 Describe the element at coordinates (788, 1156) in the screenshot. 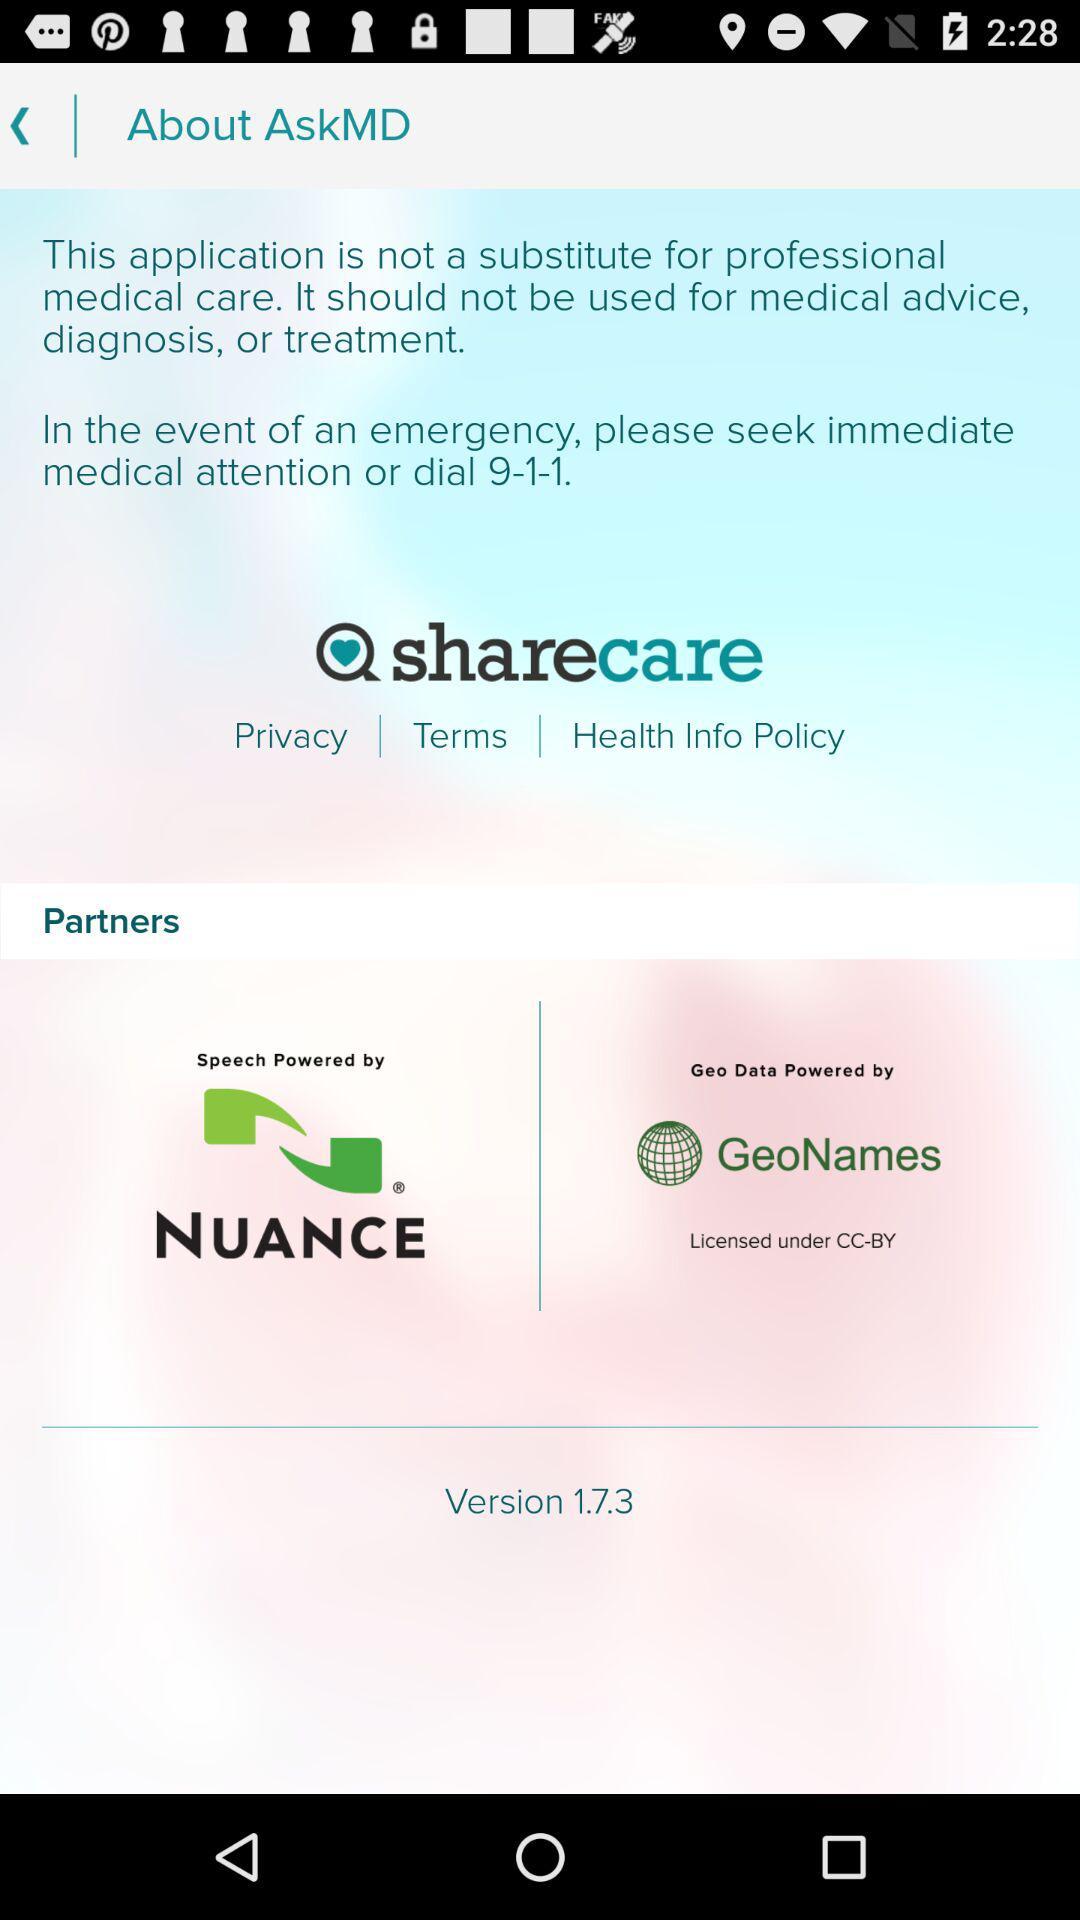

I see `a second option which is below partners` at that location.